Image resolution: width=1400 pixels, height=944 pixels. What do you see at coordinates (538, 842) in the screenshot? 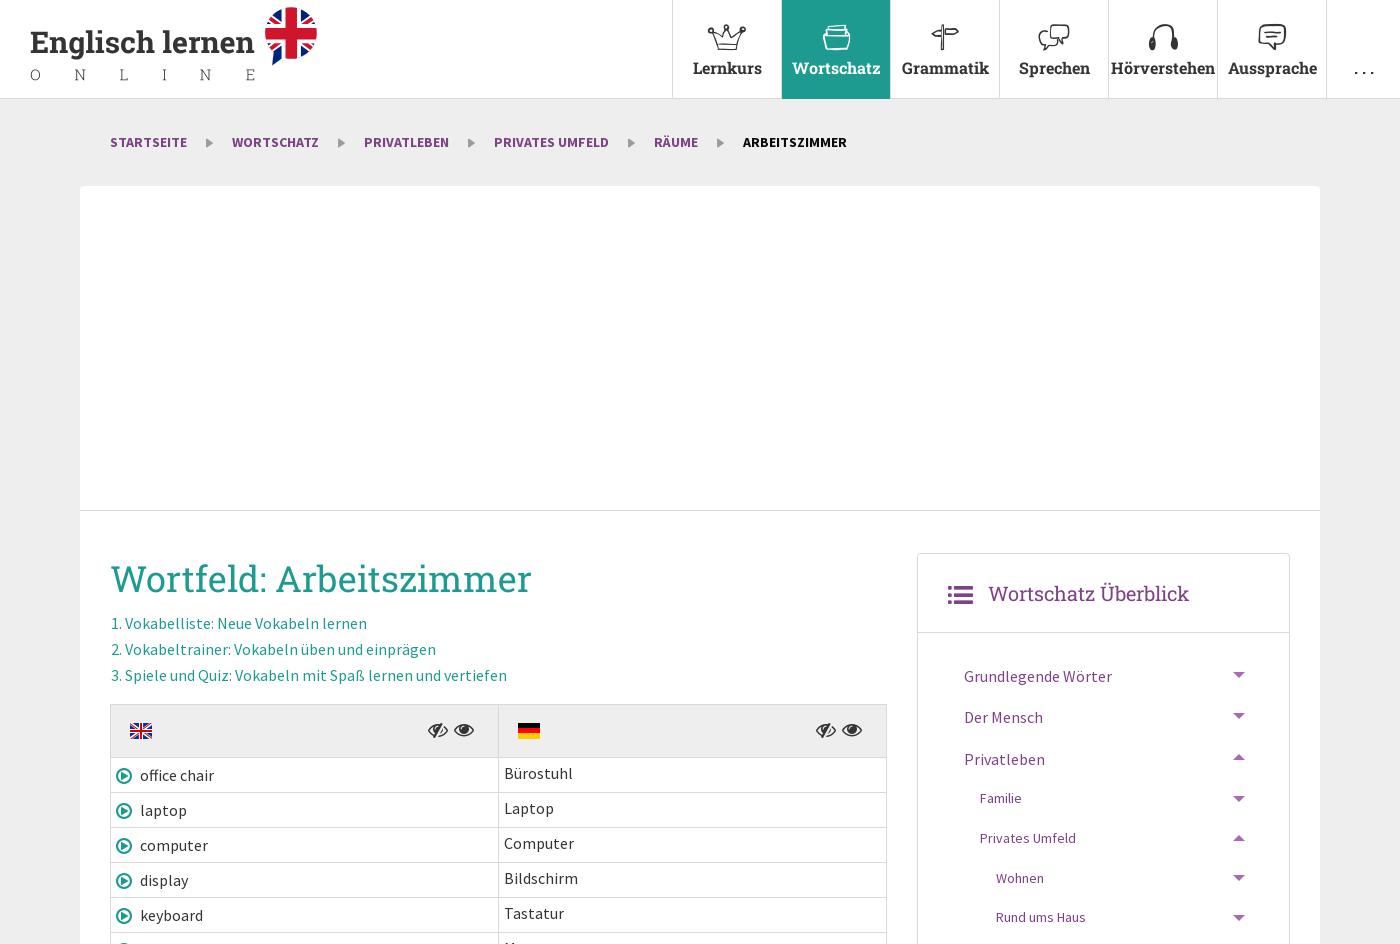
I see `'Computer'` at bounding box center [538, 842].